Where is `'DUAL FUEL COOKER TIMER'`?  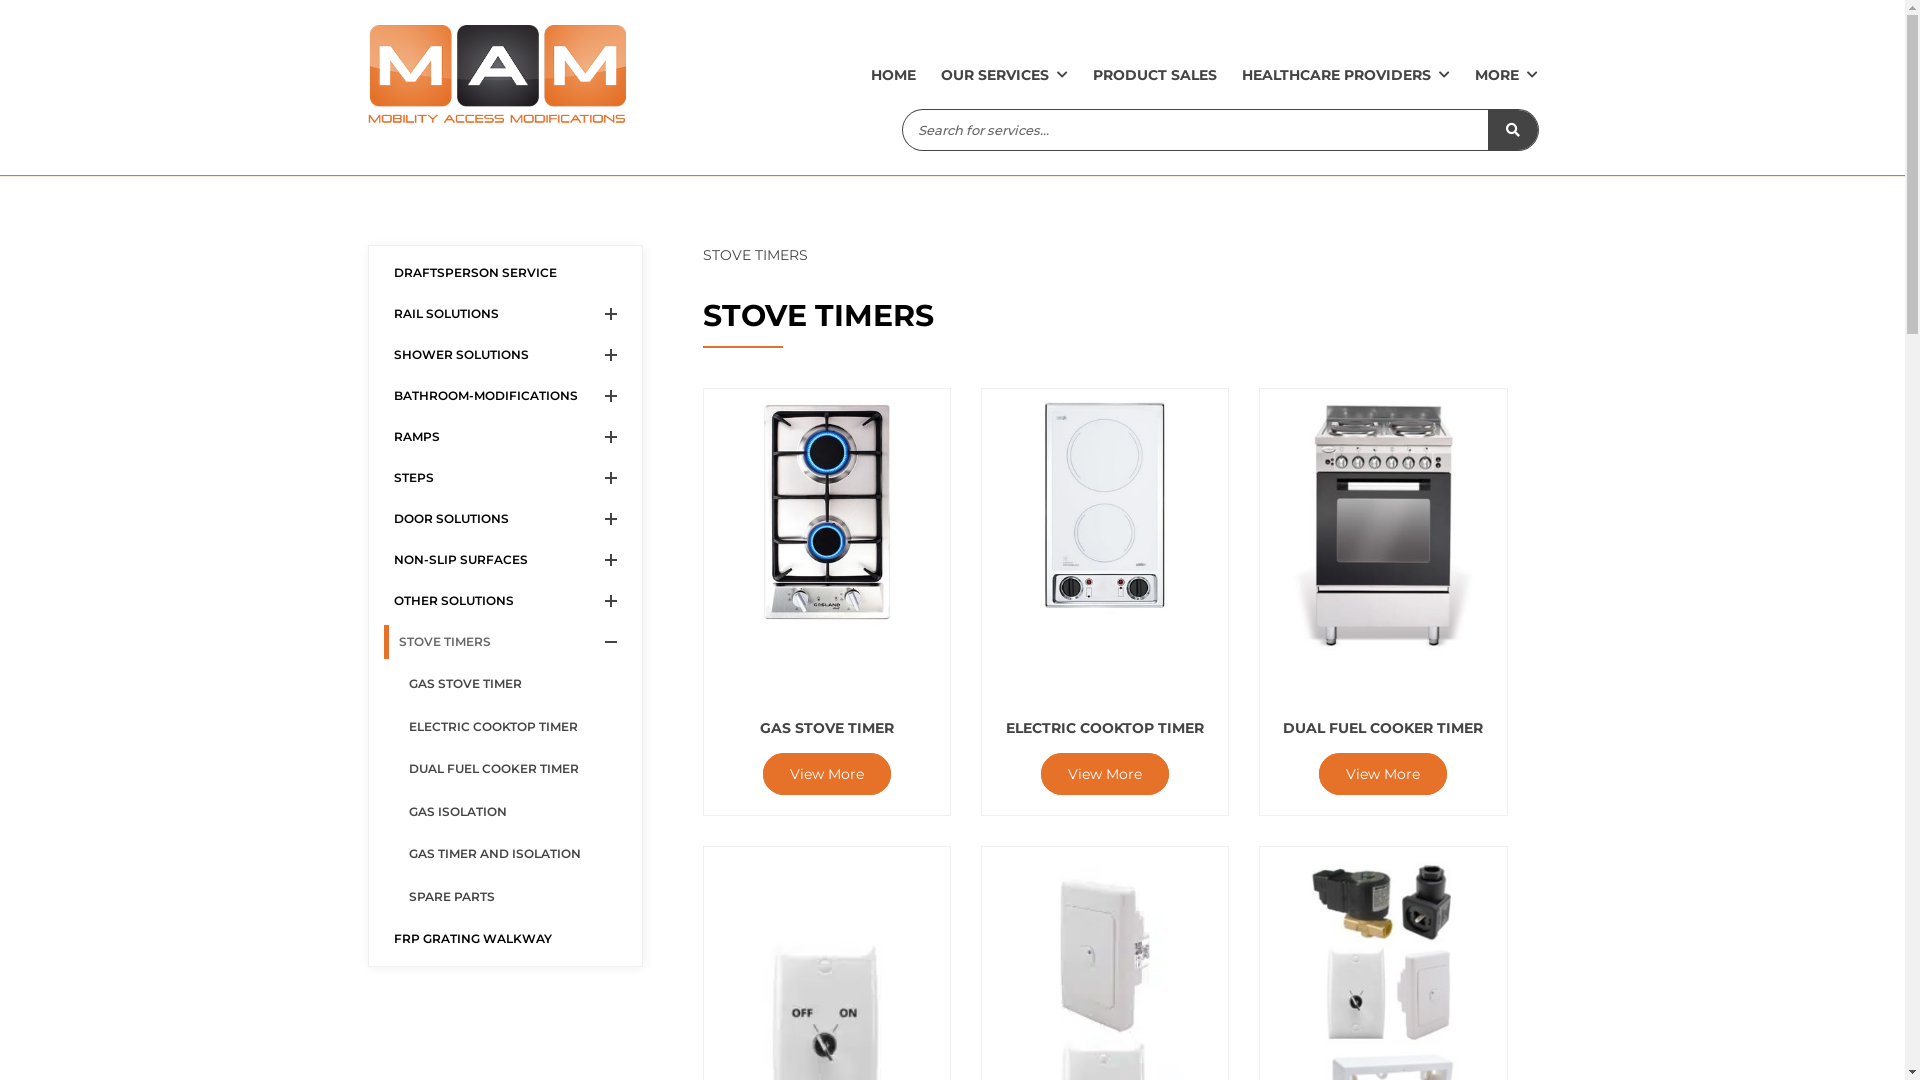 'DUAL FUEL COOKER TIMER' is located at coordinates (1381, 537).